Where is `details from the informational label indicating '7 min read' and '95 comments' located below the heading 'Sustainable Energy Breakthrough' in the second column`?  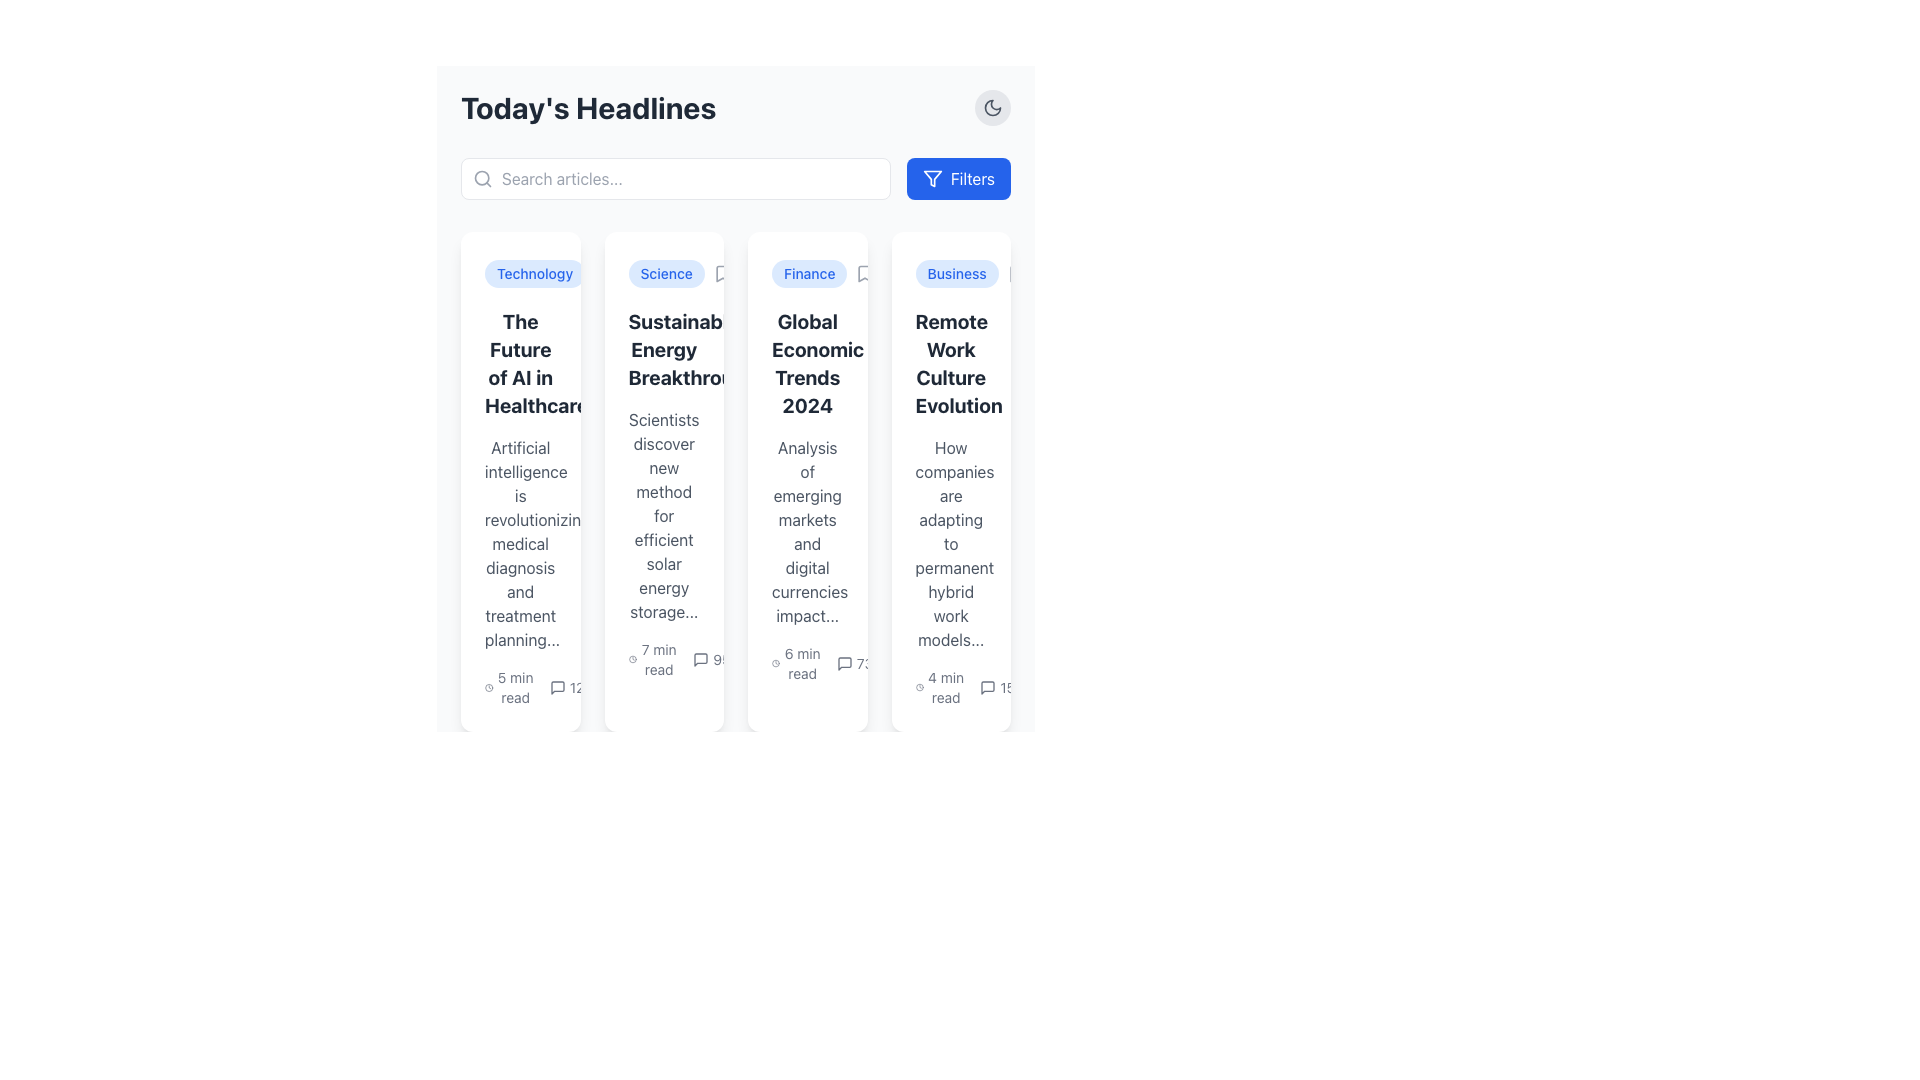 details from the informational label indicating '7 min read' and '95 comments' located below the heading 'Sustainable Energy Breakthrough' in the second column is located at coordinates (679, 659).